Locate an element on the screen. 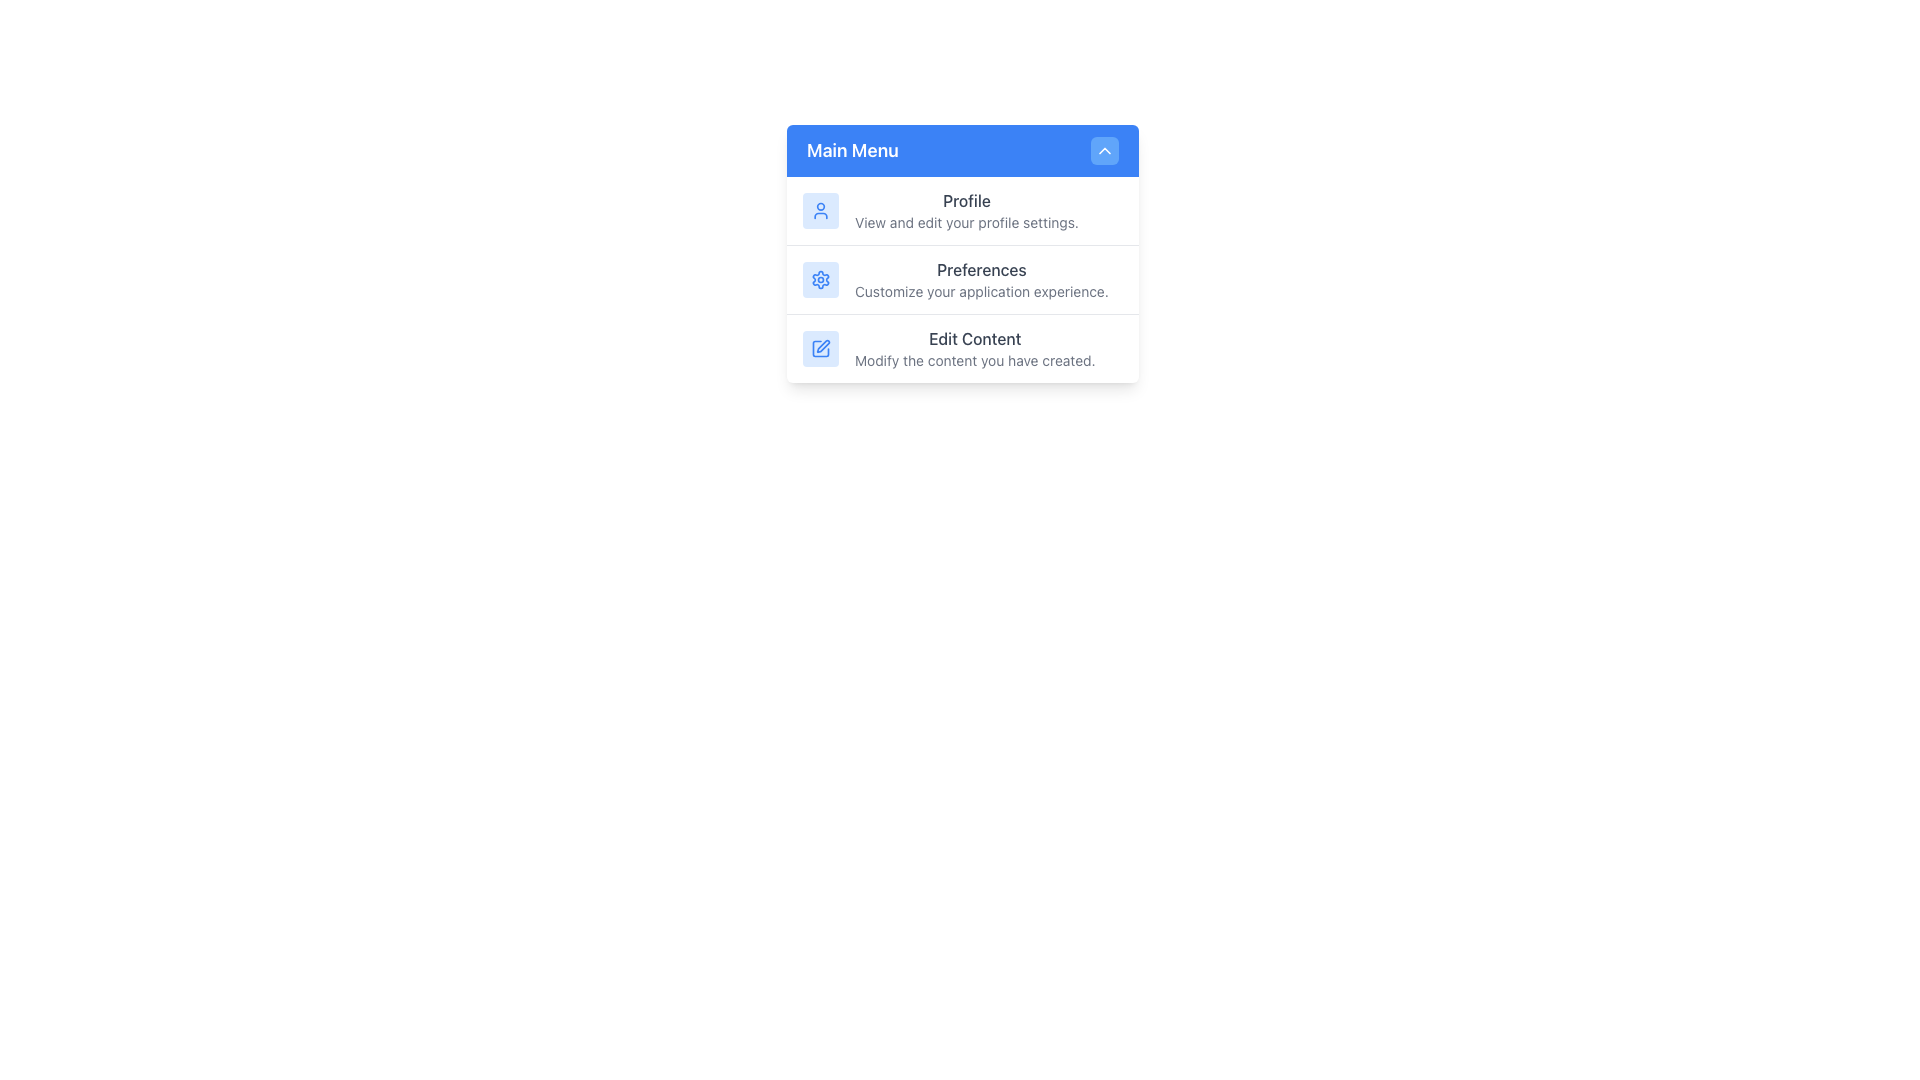 This screenshot has width=1920, height=1080. the 'Preferences' text label, which is displayed in a medium-weight grey font within the dropdown menu labeled 'Main Menu', positioned between 'Profile' and 'Edit Content' is located at coordinates (981, 270).